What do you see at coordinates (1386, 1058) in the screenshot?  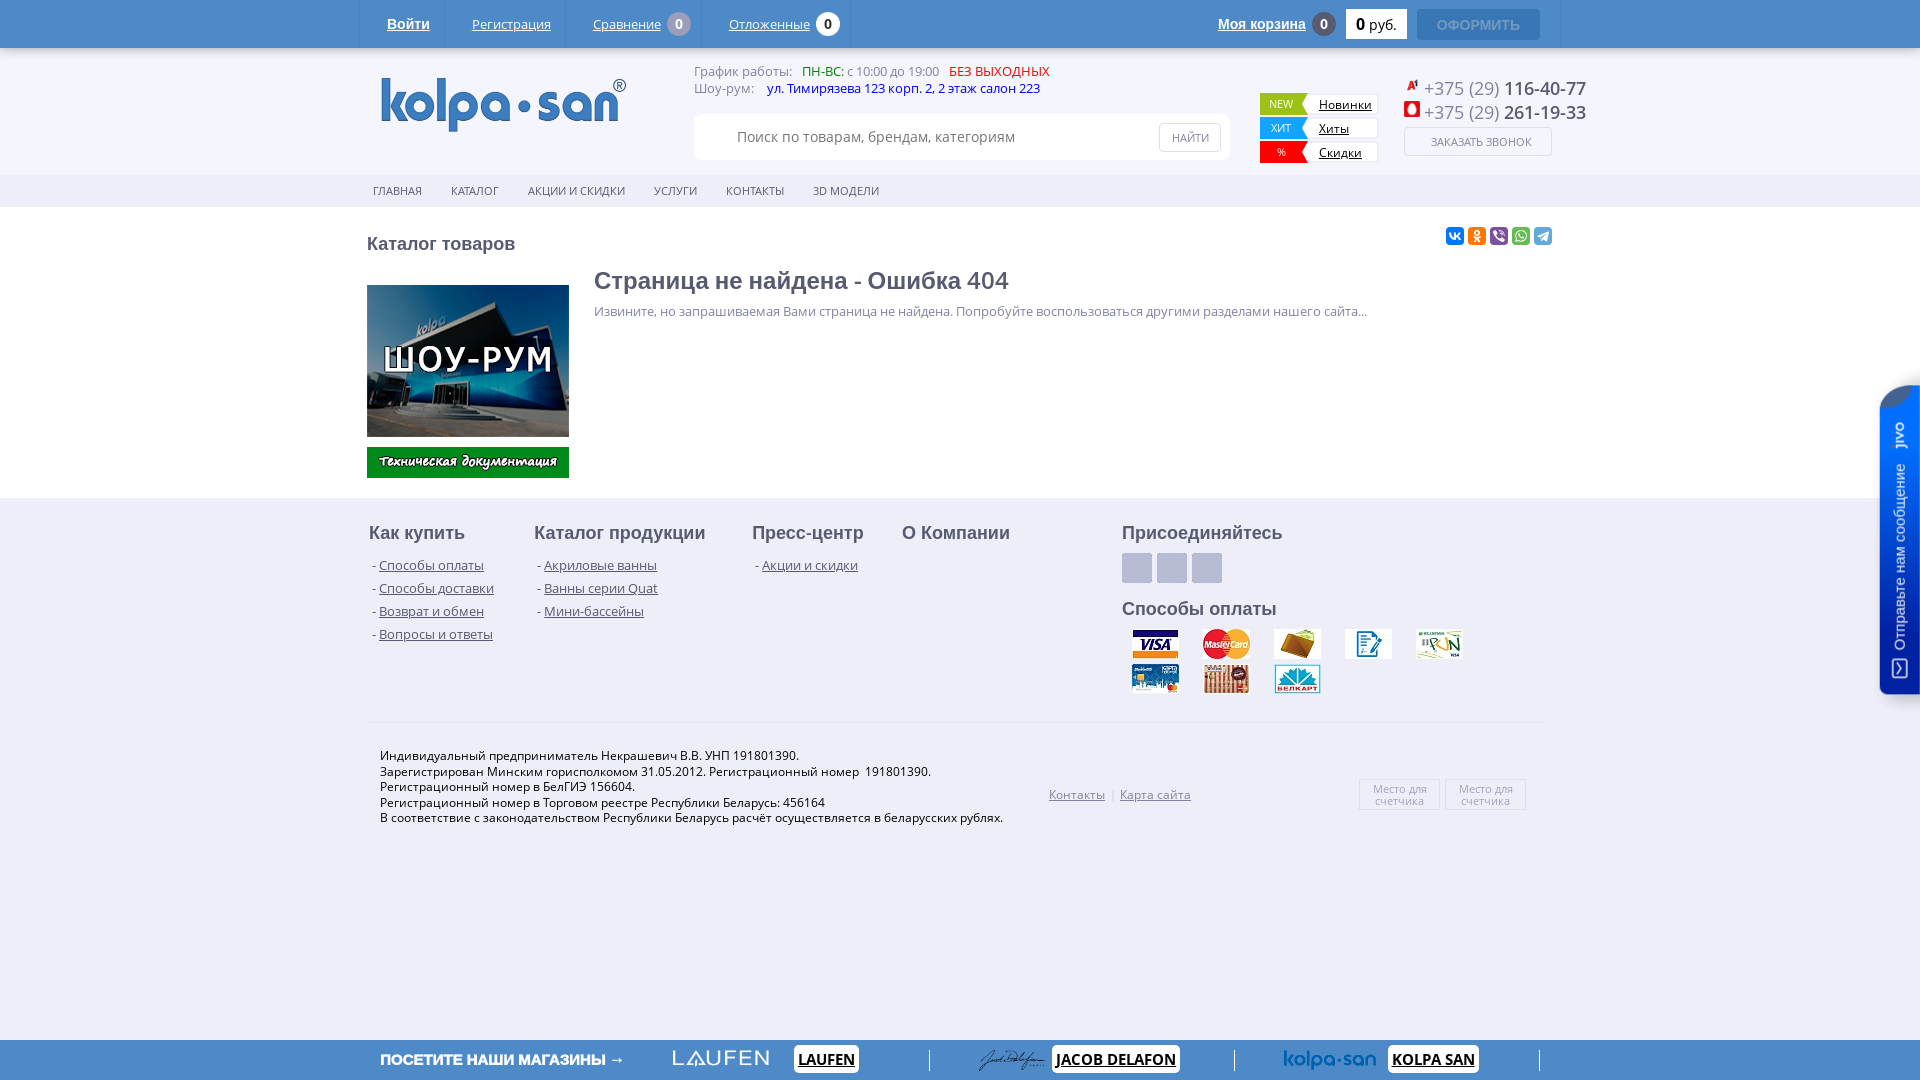 I see `'KOLPA SAN'` at bounding box center [1386, 1058].